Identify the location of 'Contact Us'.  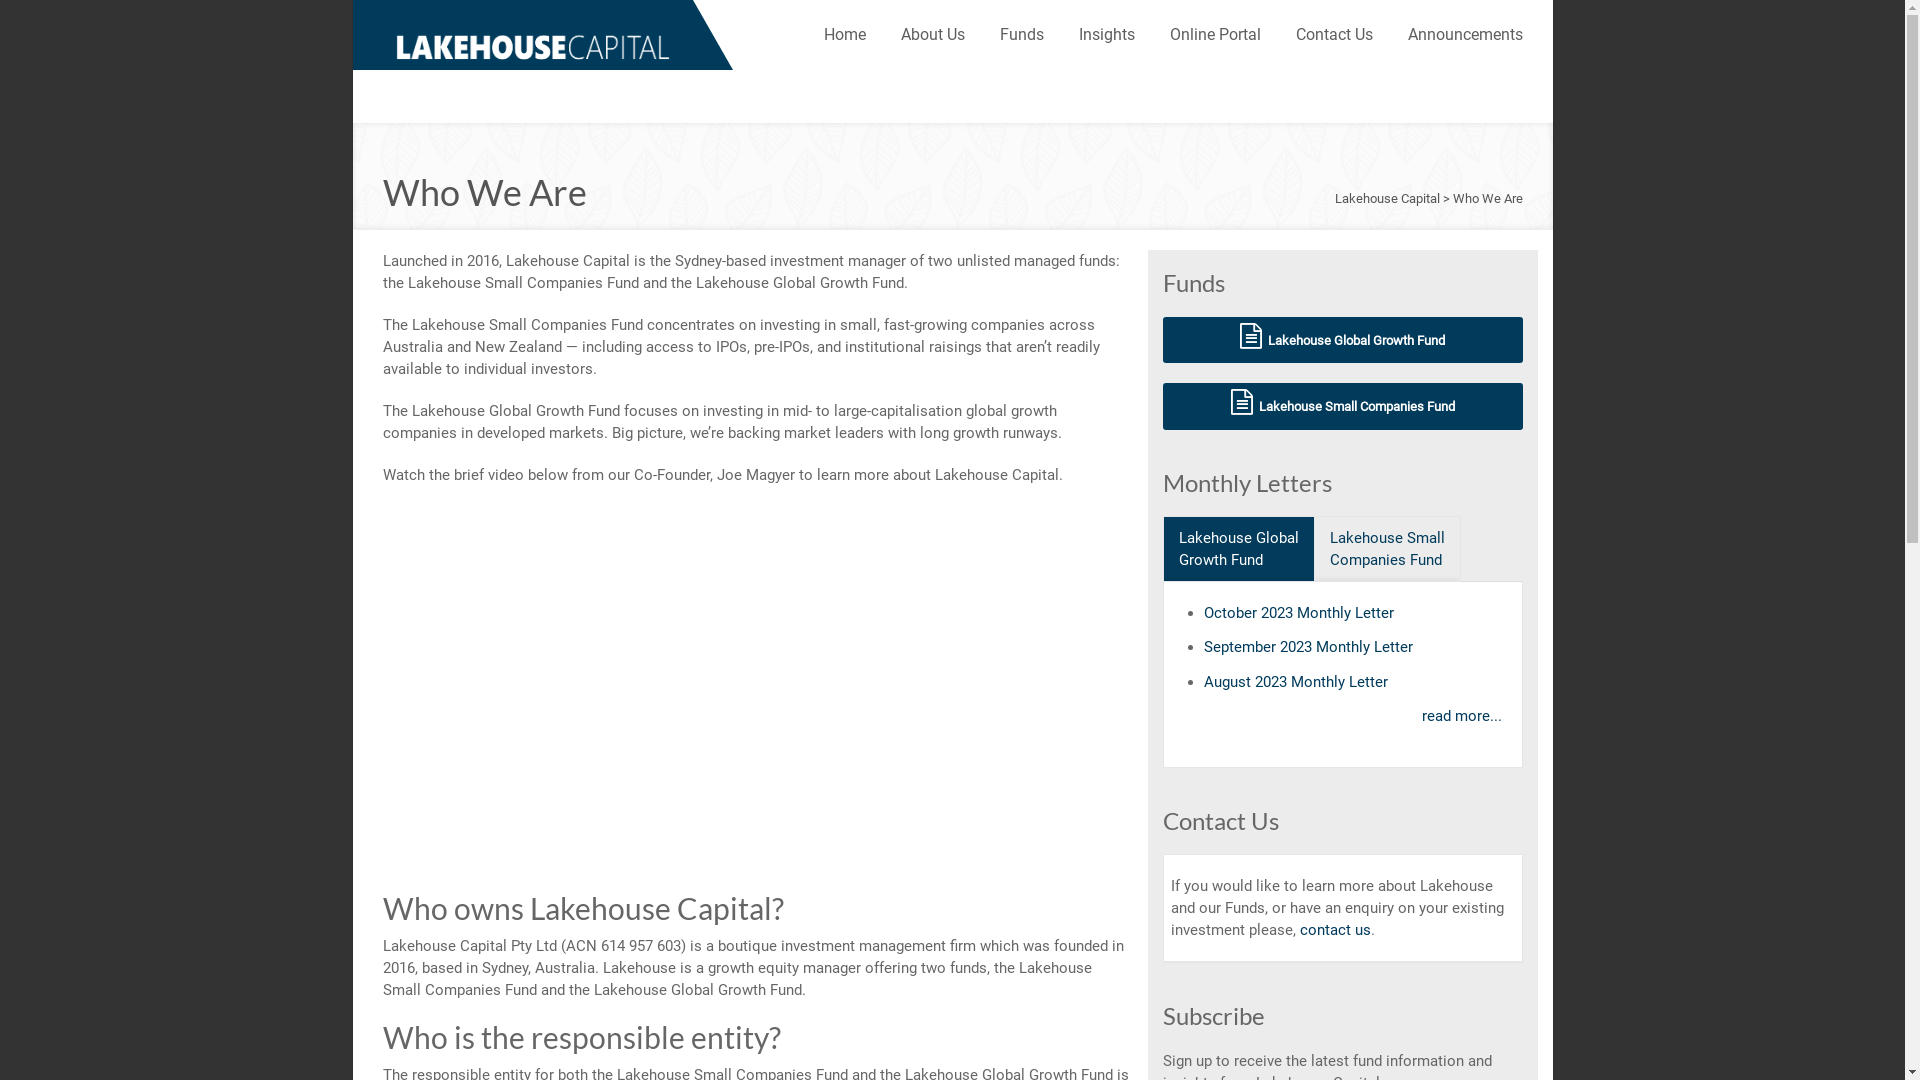
(1296, 34).